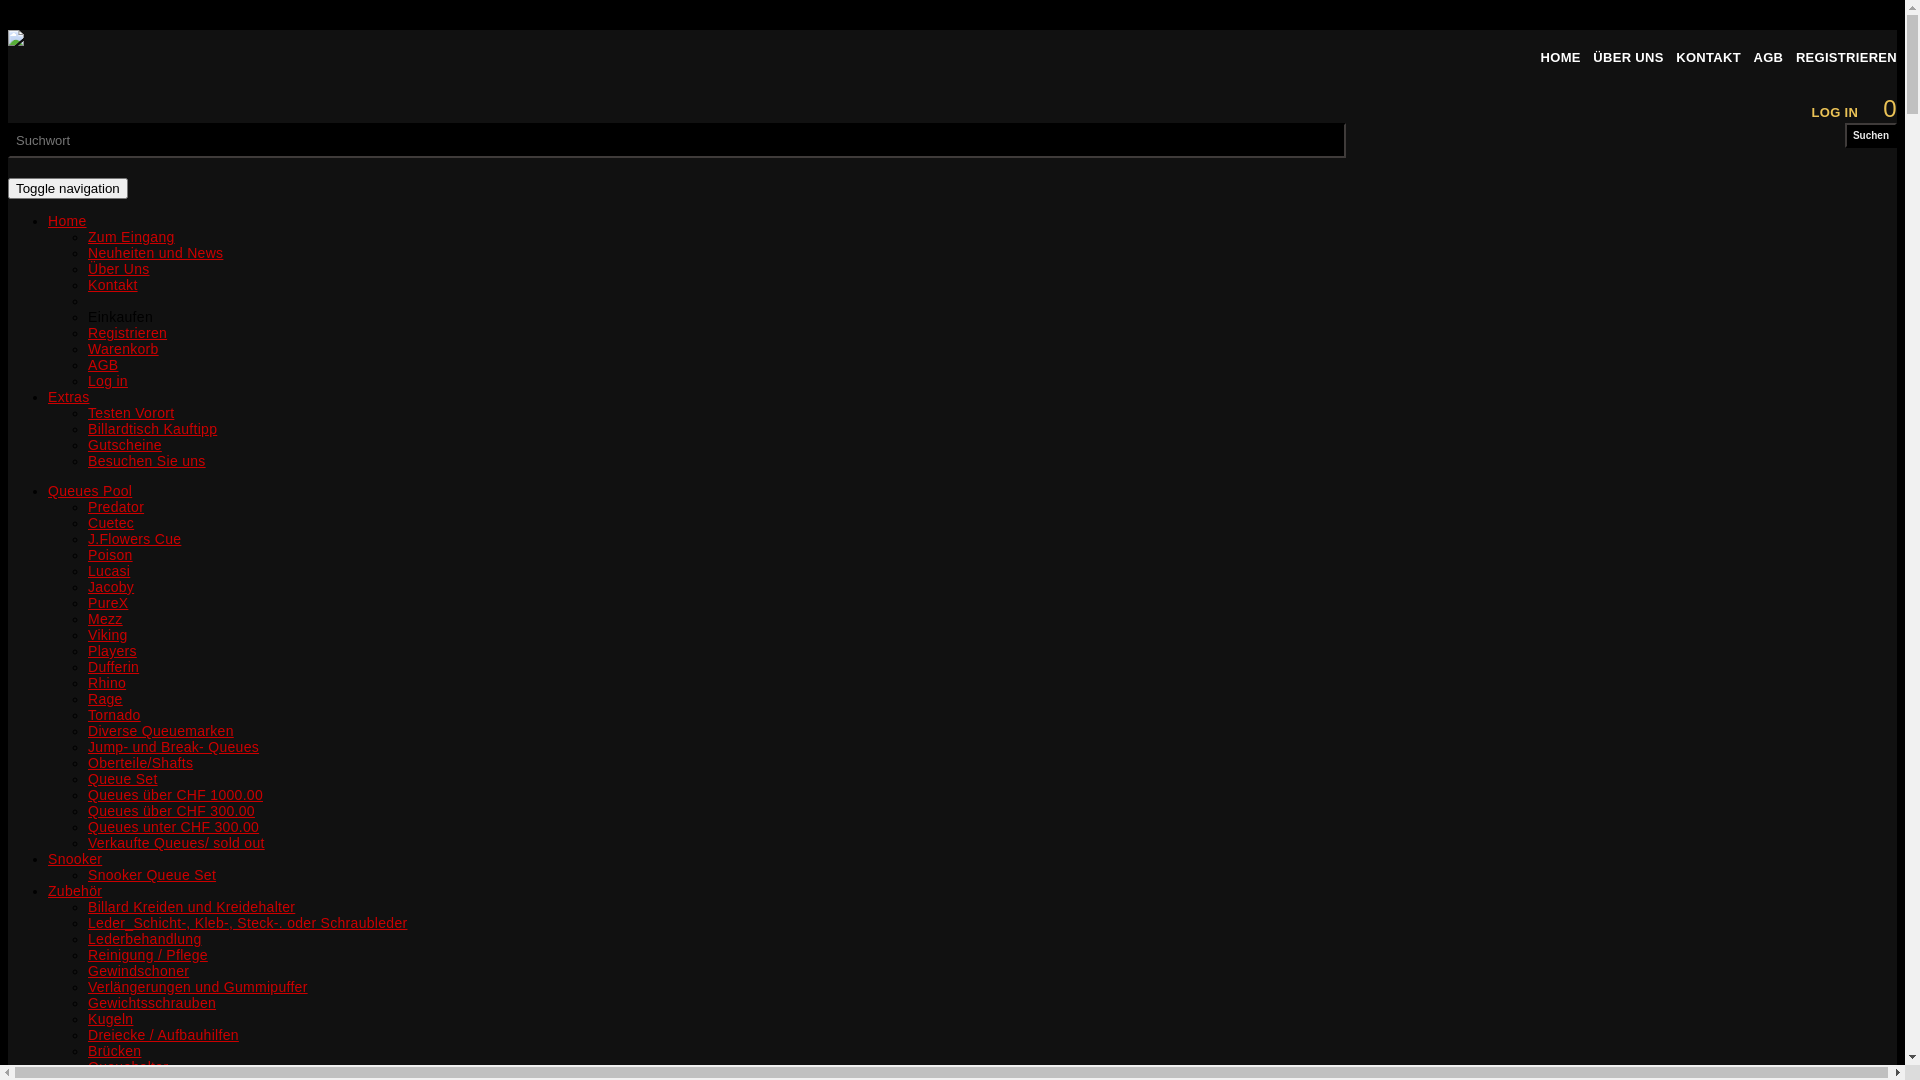  What do you see at coordinates (109, 522) in the screenshot?
I see `'Cuetec'` at bounding box center [109, 522].